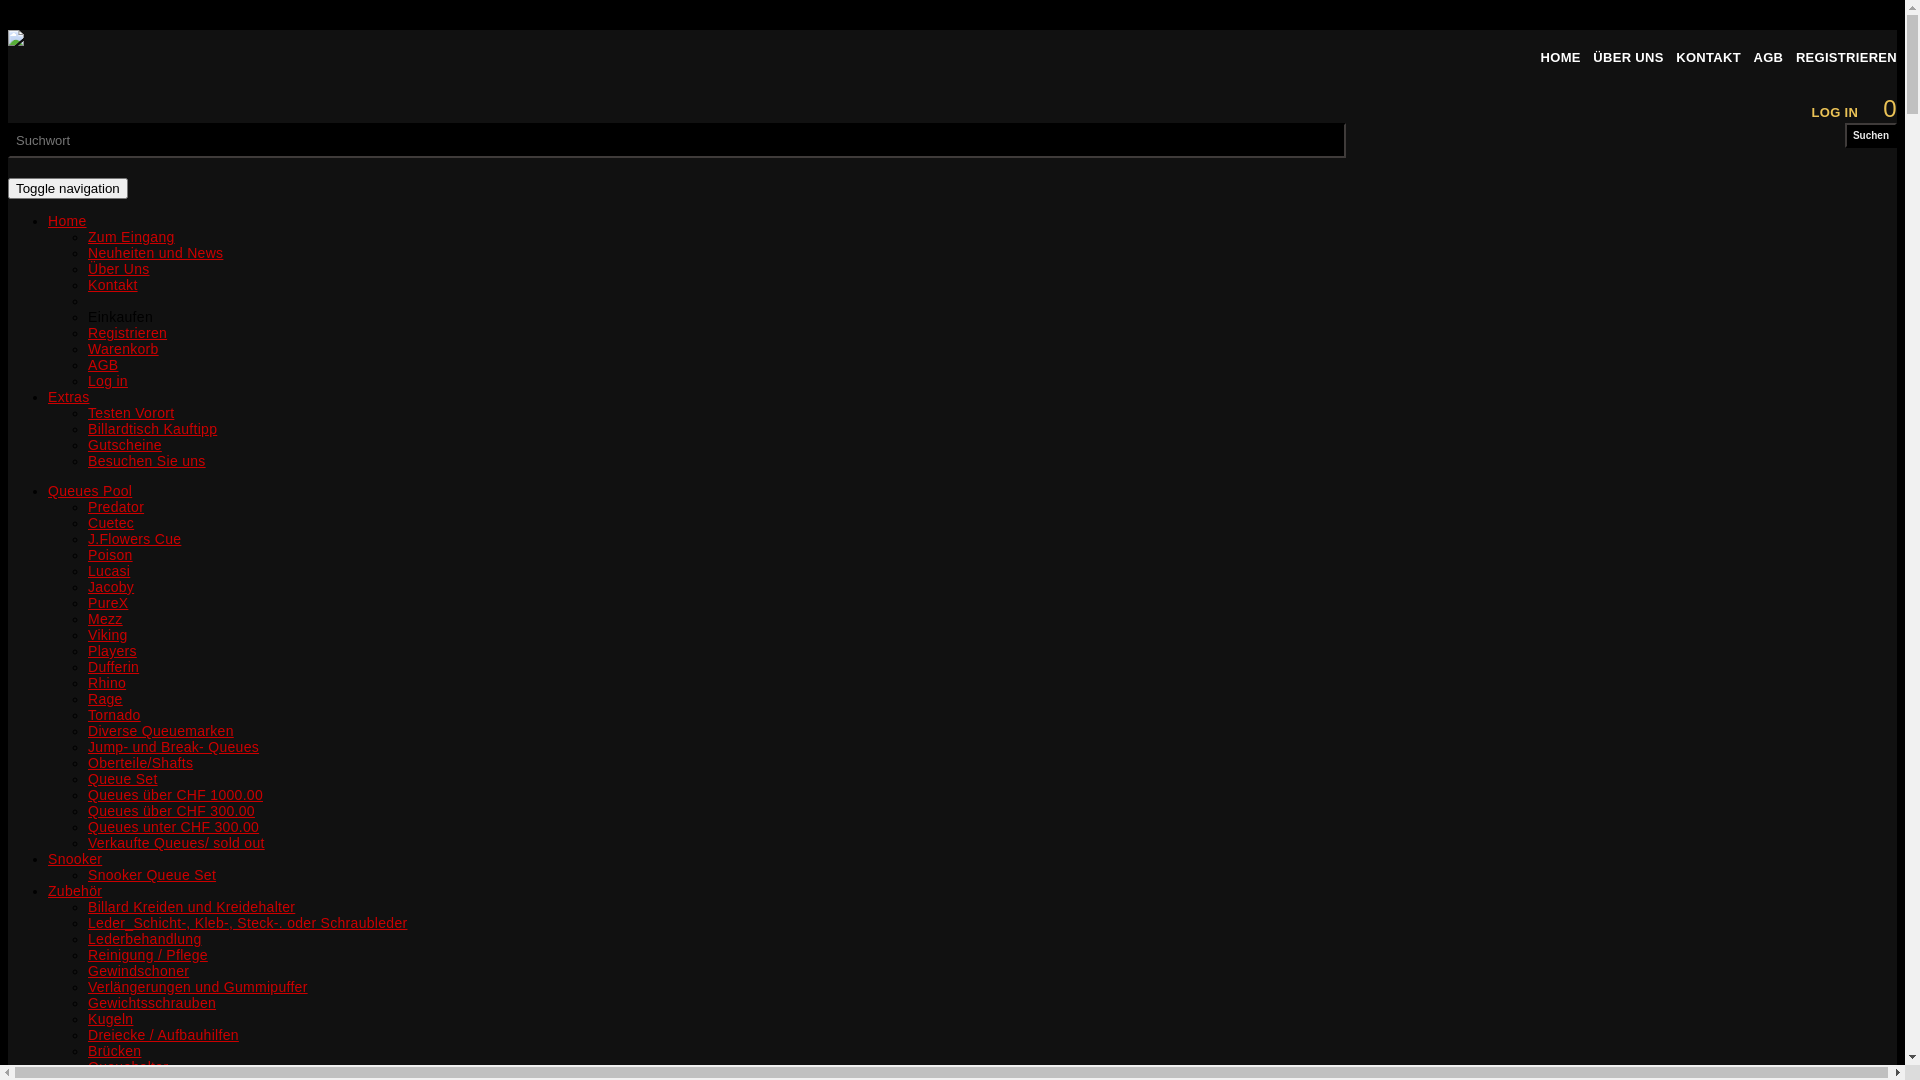  What do you see at coordinates (109, 522) in the screenshot?
I see `'Cuetec'` at bounding box center [109, 522].